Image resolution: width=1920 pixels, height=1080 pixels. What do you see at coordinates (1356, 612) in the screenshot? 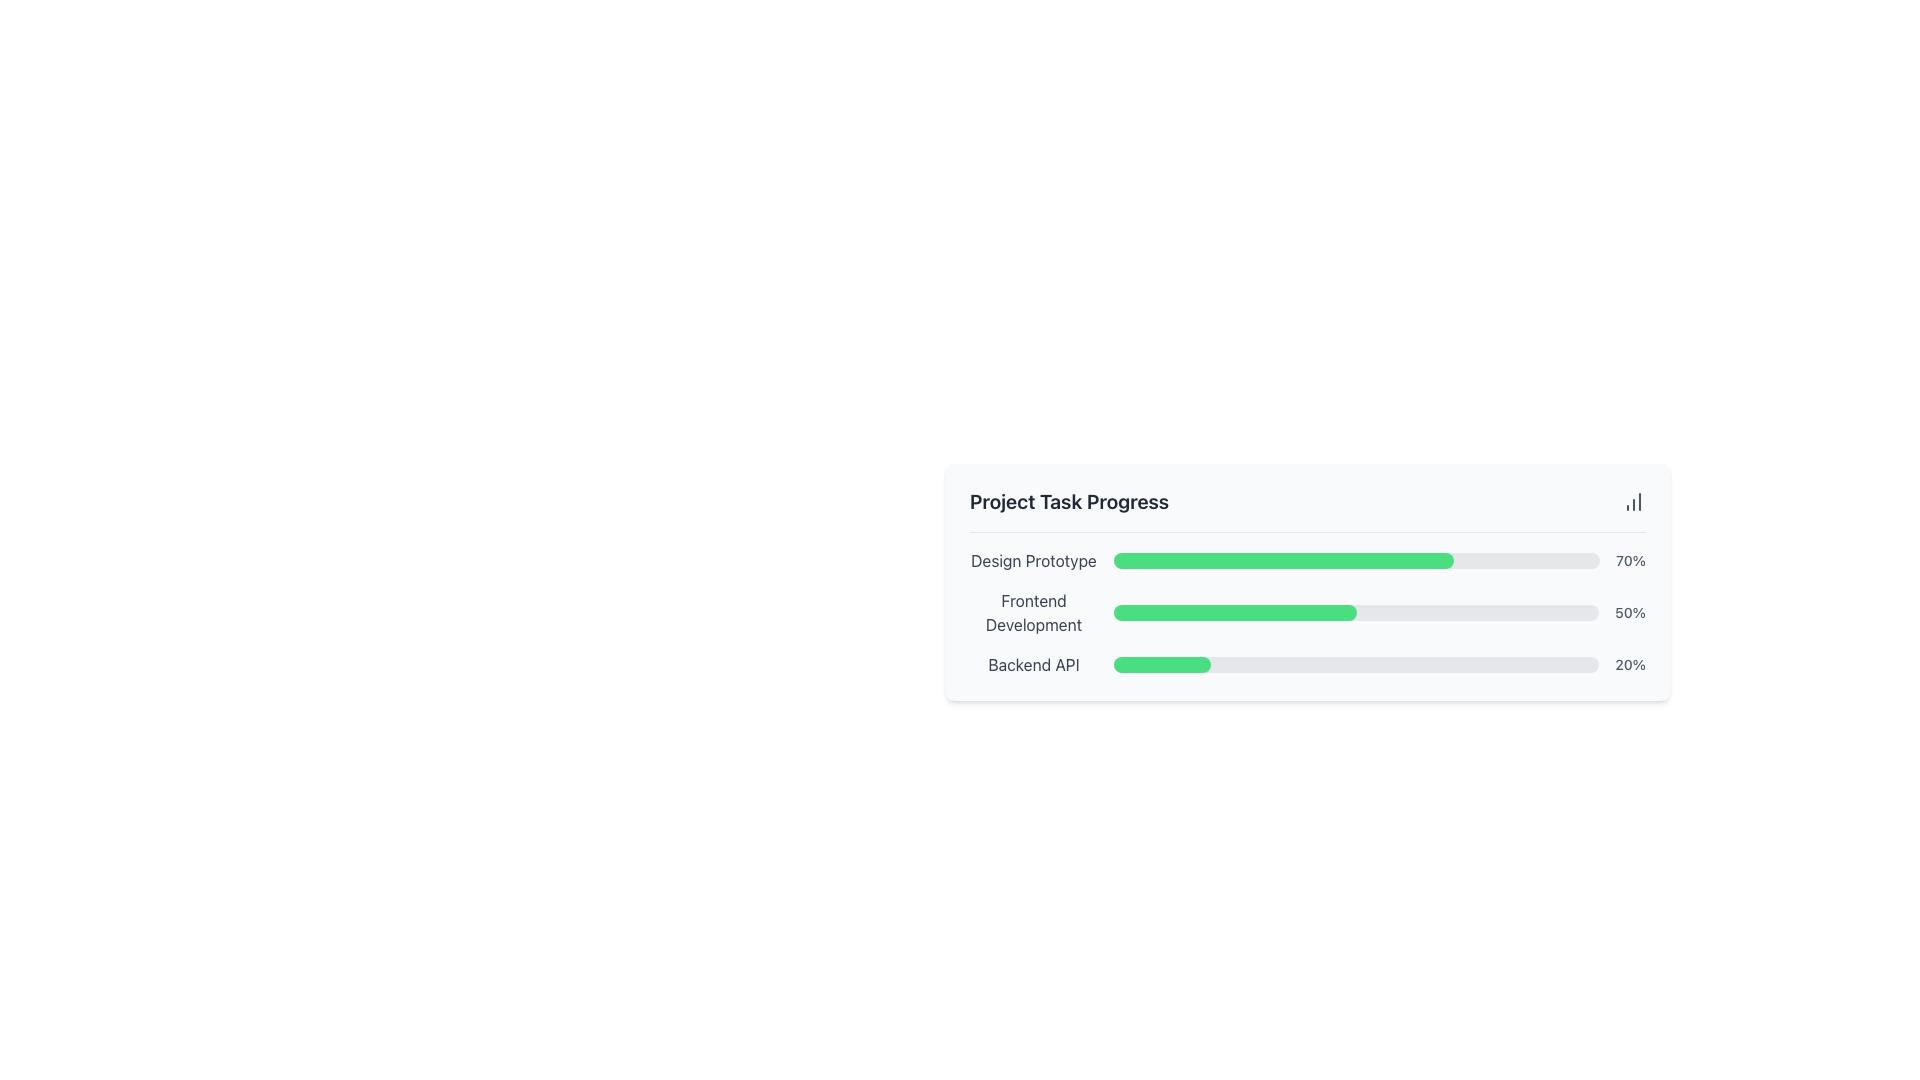
I see `progress bar indicating 50% completion for 'Frontend Development' tasks, located in the 'Project Task Progress' section` at bounding box center [1356, 612].